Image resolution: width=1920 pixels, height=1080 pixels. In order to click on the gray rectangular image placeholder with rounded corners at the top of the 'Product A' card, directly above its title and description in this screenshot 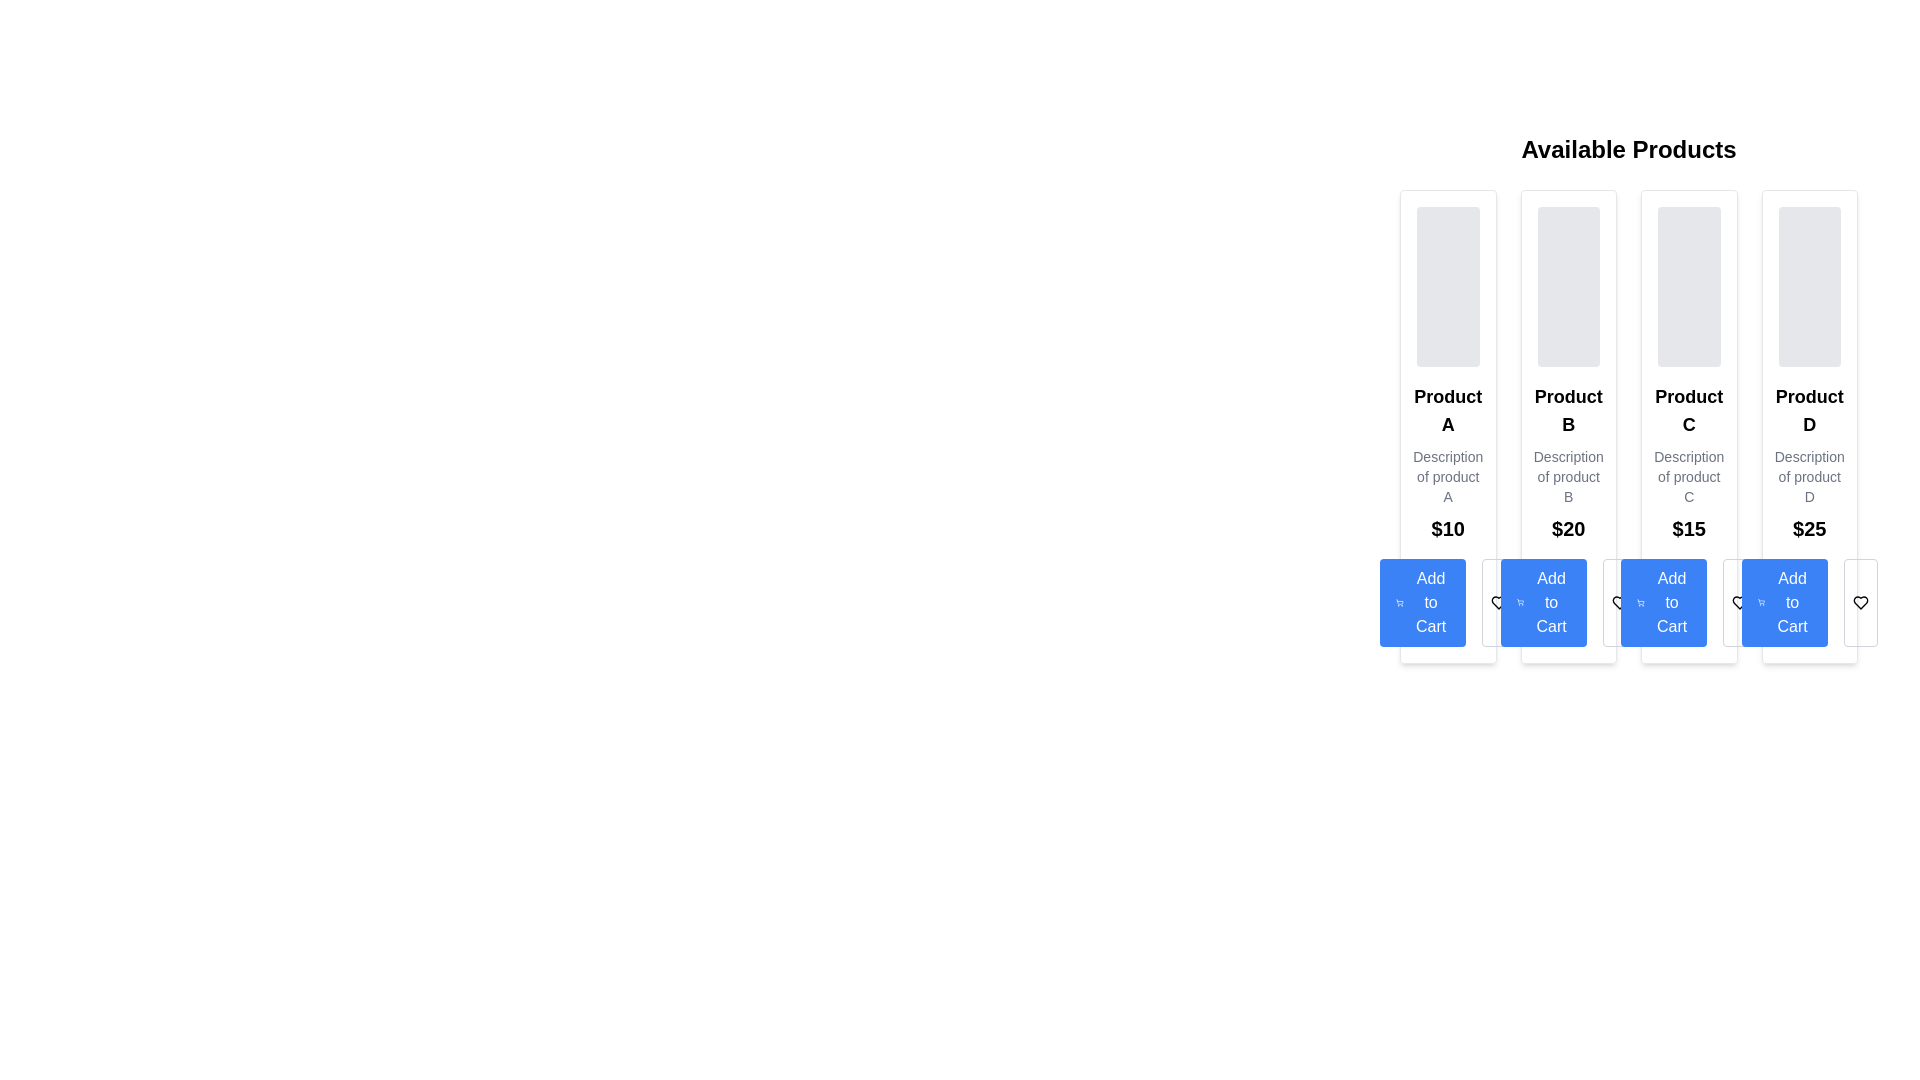, I will do `click(1448, 286)`.